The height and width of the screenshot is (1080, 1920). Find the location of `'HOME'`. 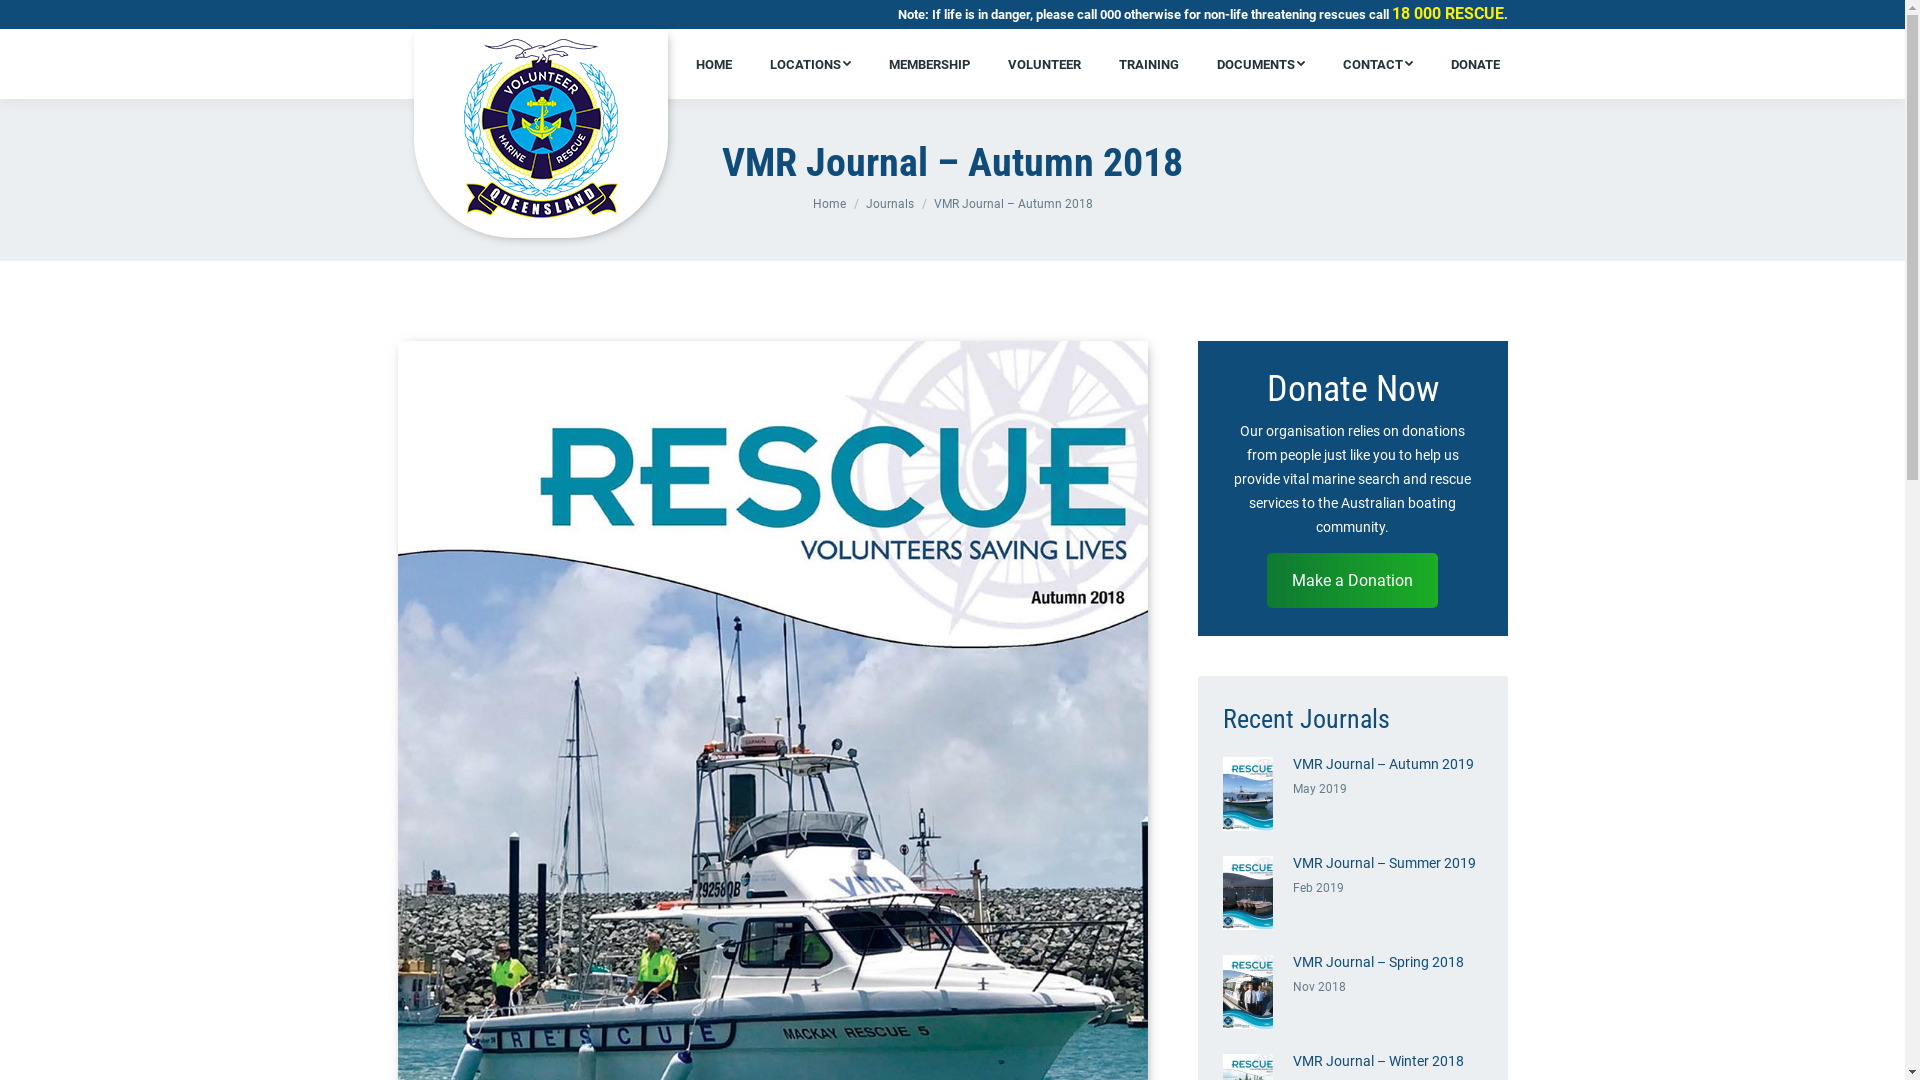

'HOME' is located at coordinates (691, 63).